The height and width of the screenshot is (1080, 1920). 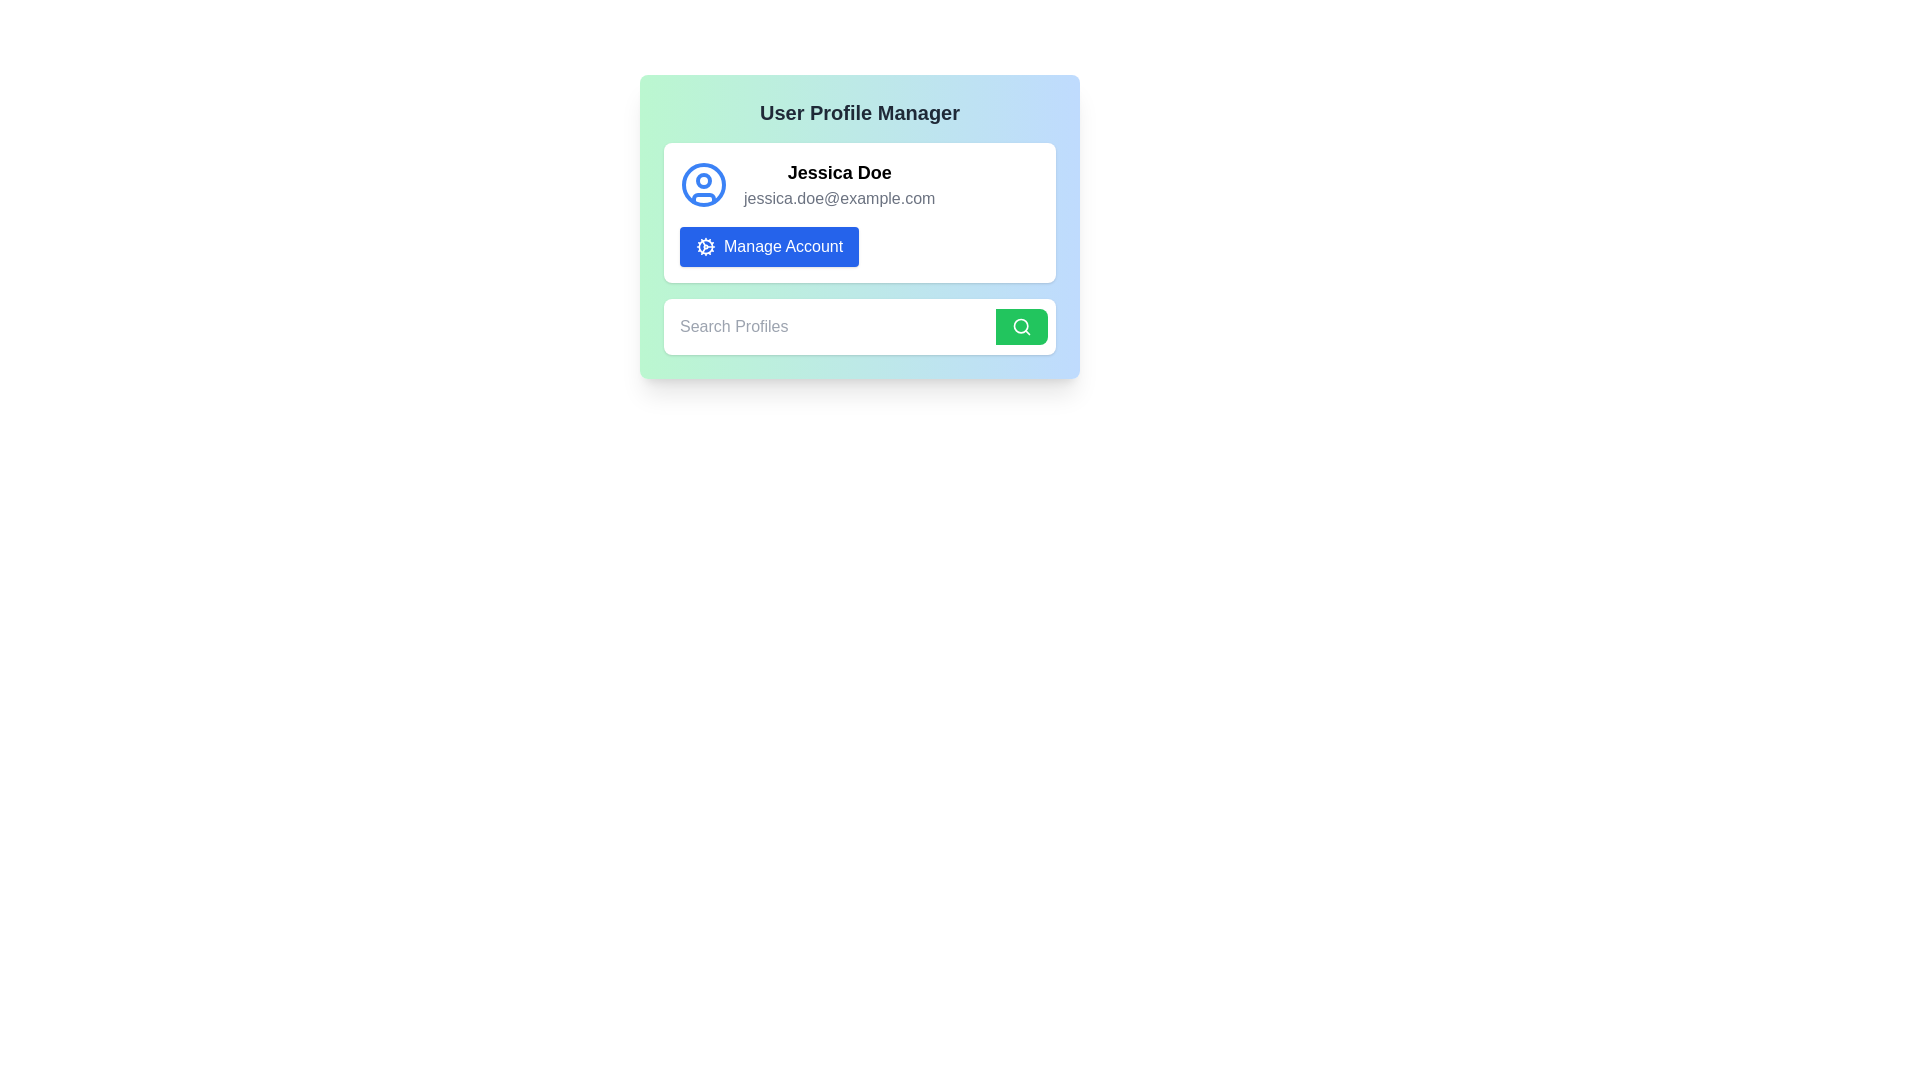 What do you see at coordinates (1022, 326) in the screenshot?
I see `the green button with rounded corners that is located to the right of the white input field with the placeholder 'Search Profiles'` at bounding box center [1022, 326].